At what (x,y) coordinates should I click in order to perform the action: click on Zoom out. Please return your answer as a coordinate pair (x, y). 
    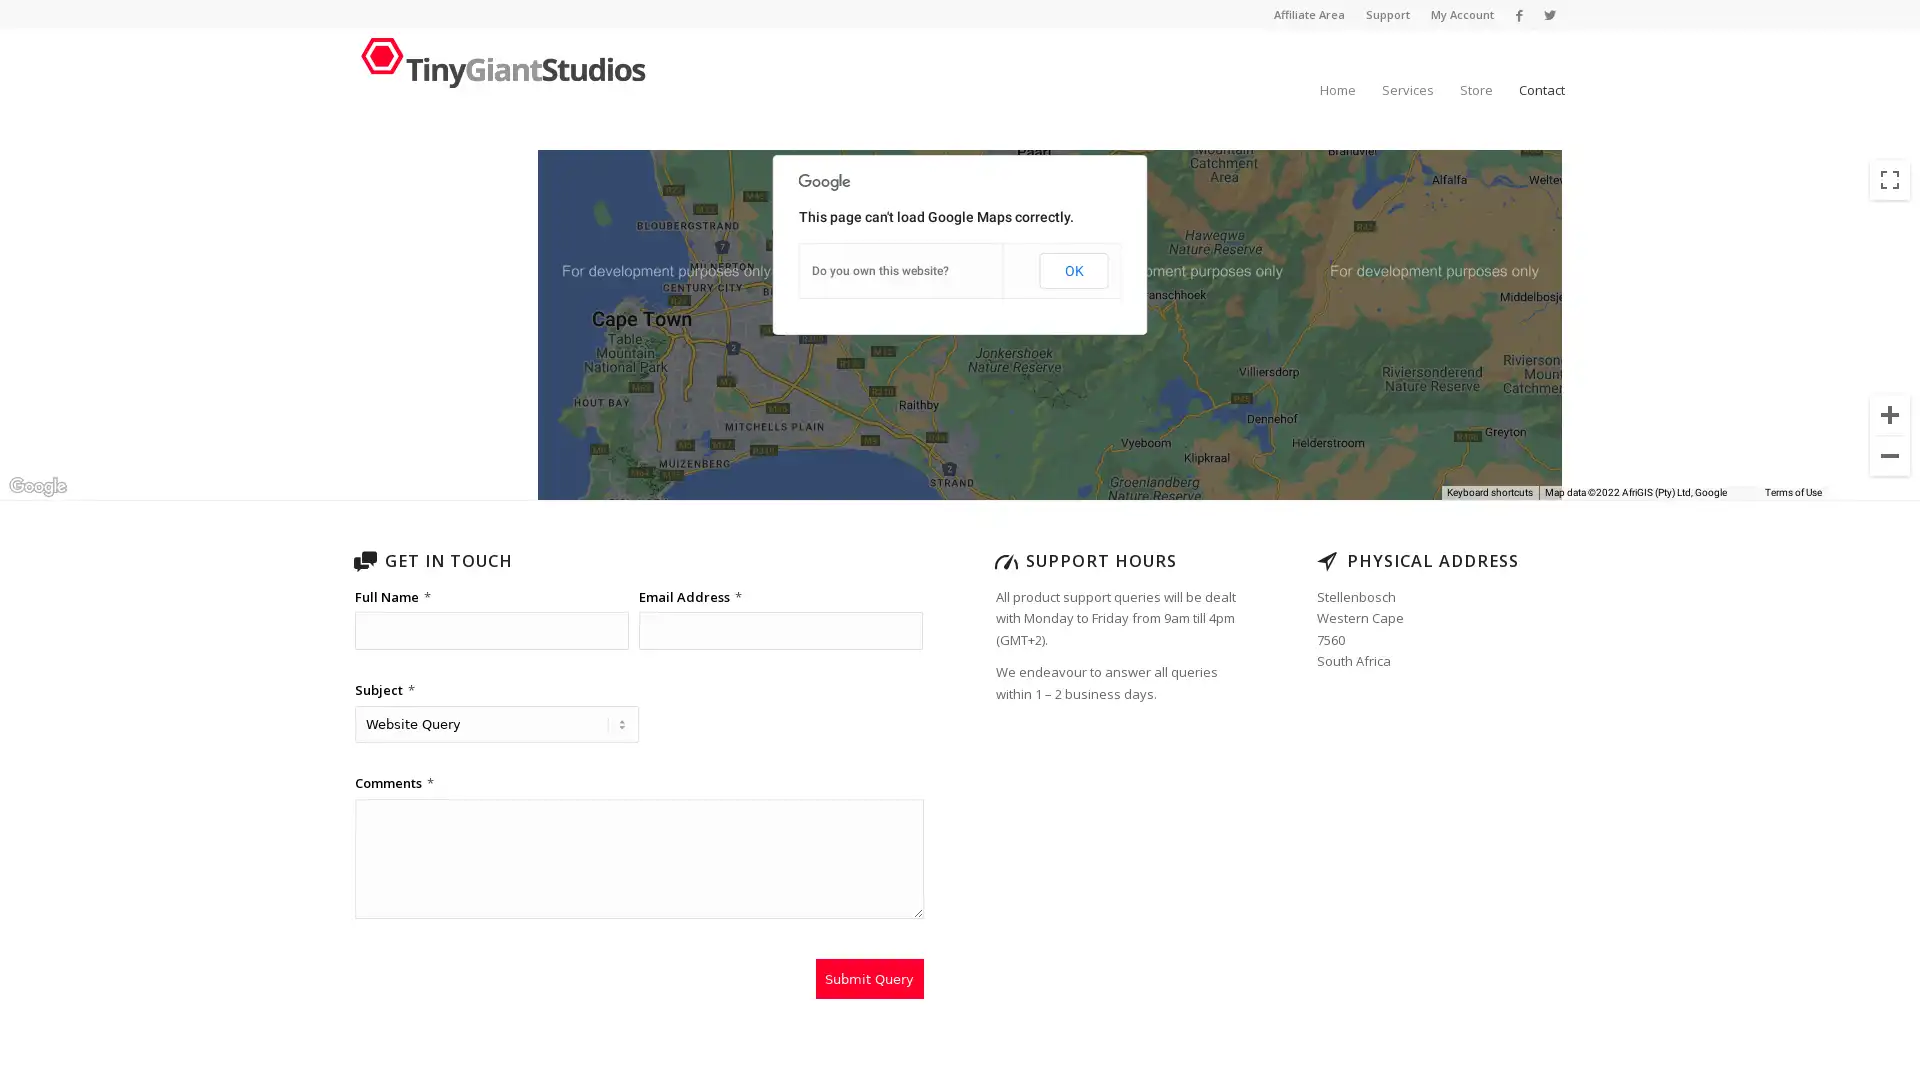
    Looking at the image, I should click on (1889, 455).